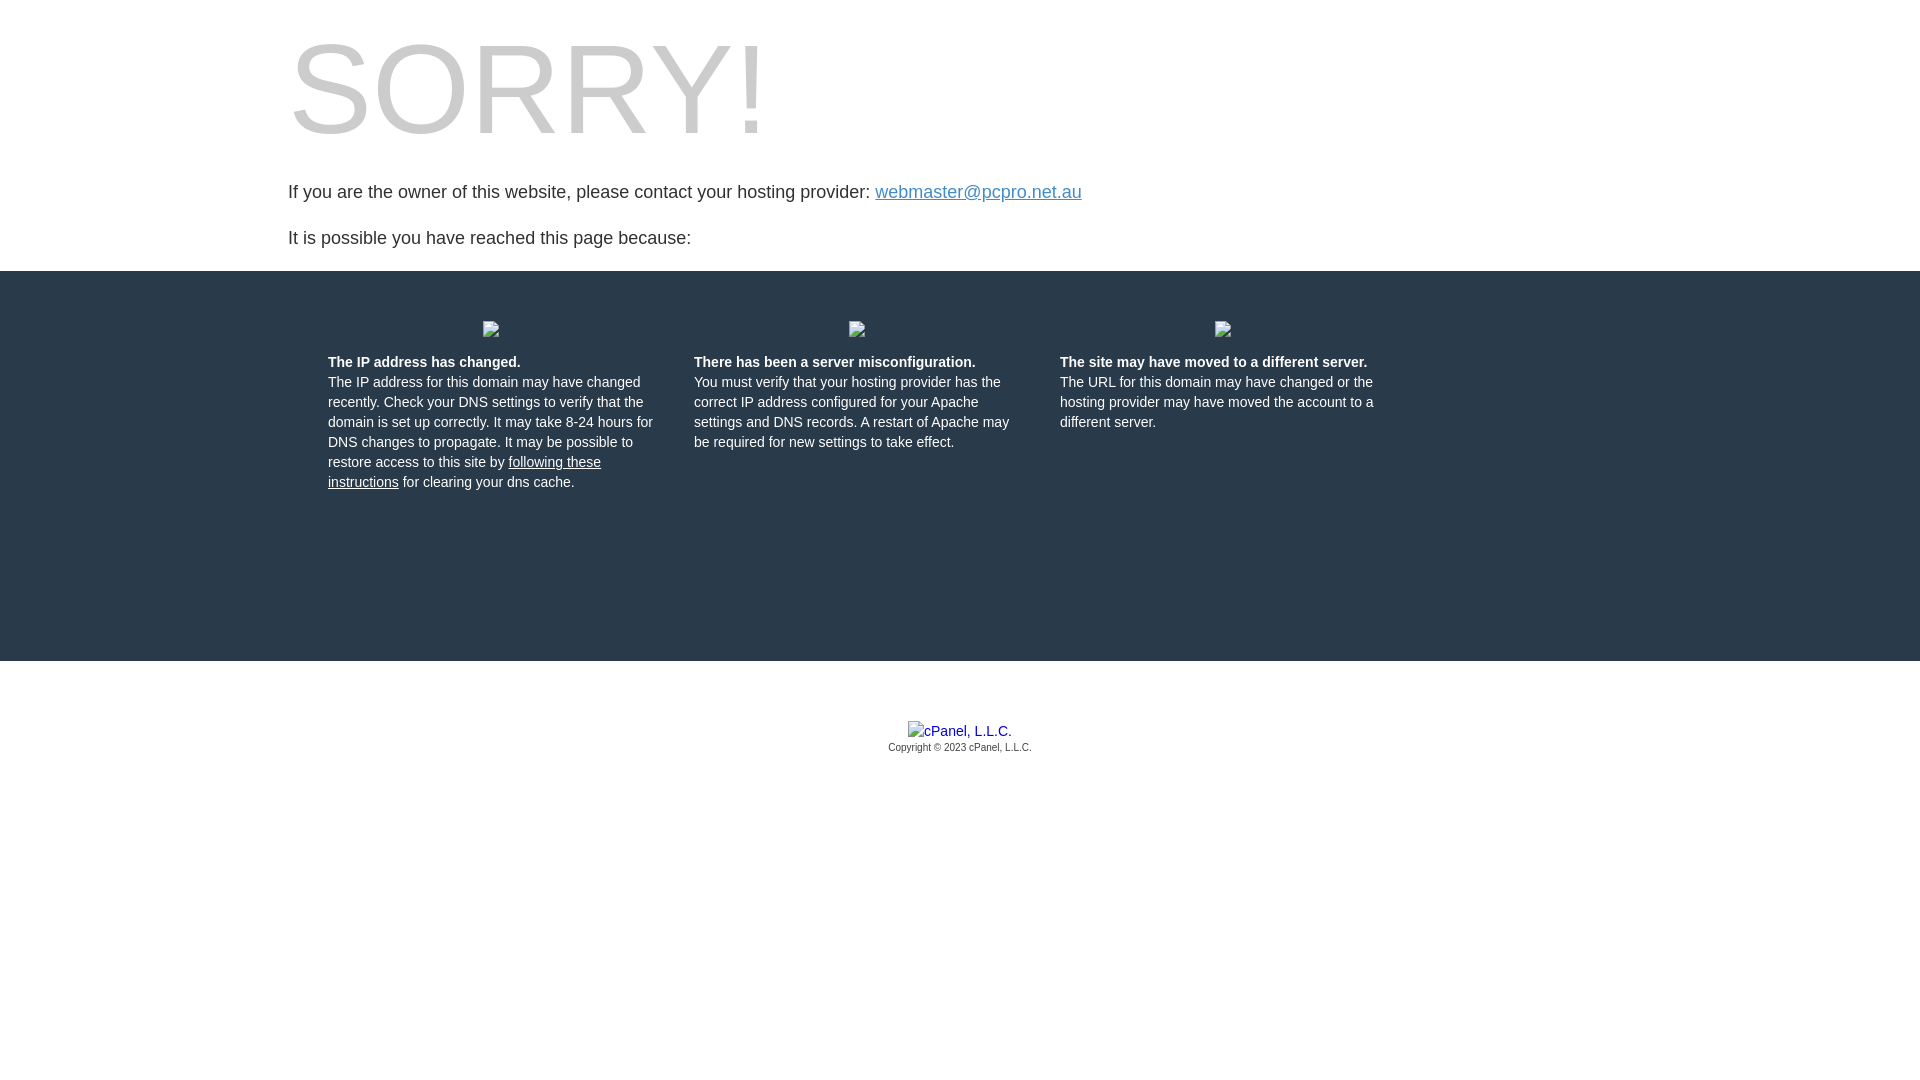 The height and width of the screenshot is (1080, 1920). What do you see at coordinates (327, 471) in the screenshot?
I see `'following these instructions'` at bounding box center [327, 471].